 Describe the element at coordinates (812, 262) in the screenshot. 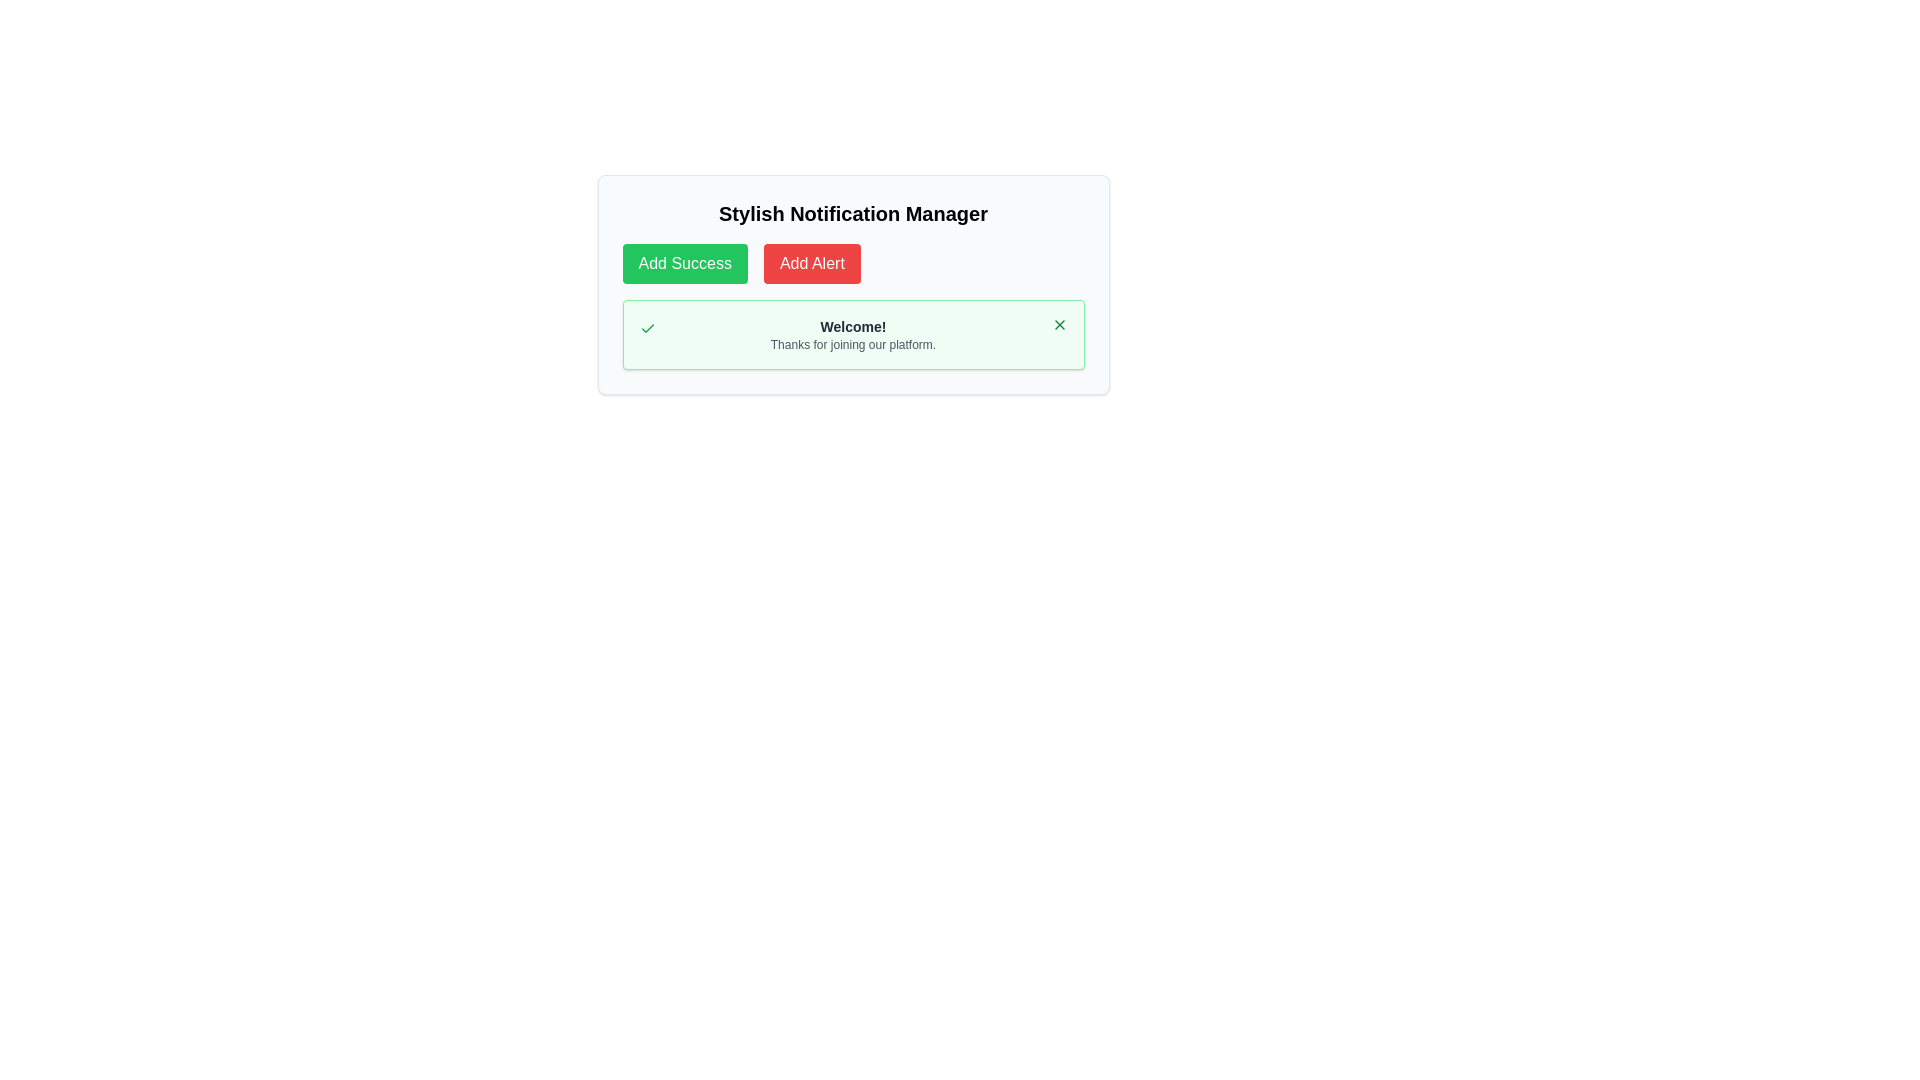

I see `the button labeled 'Add Alert' with a red background` at that location.